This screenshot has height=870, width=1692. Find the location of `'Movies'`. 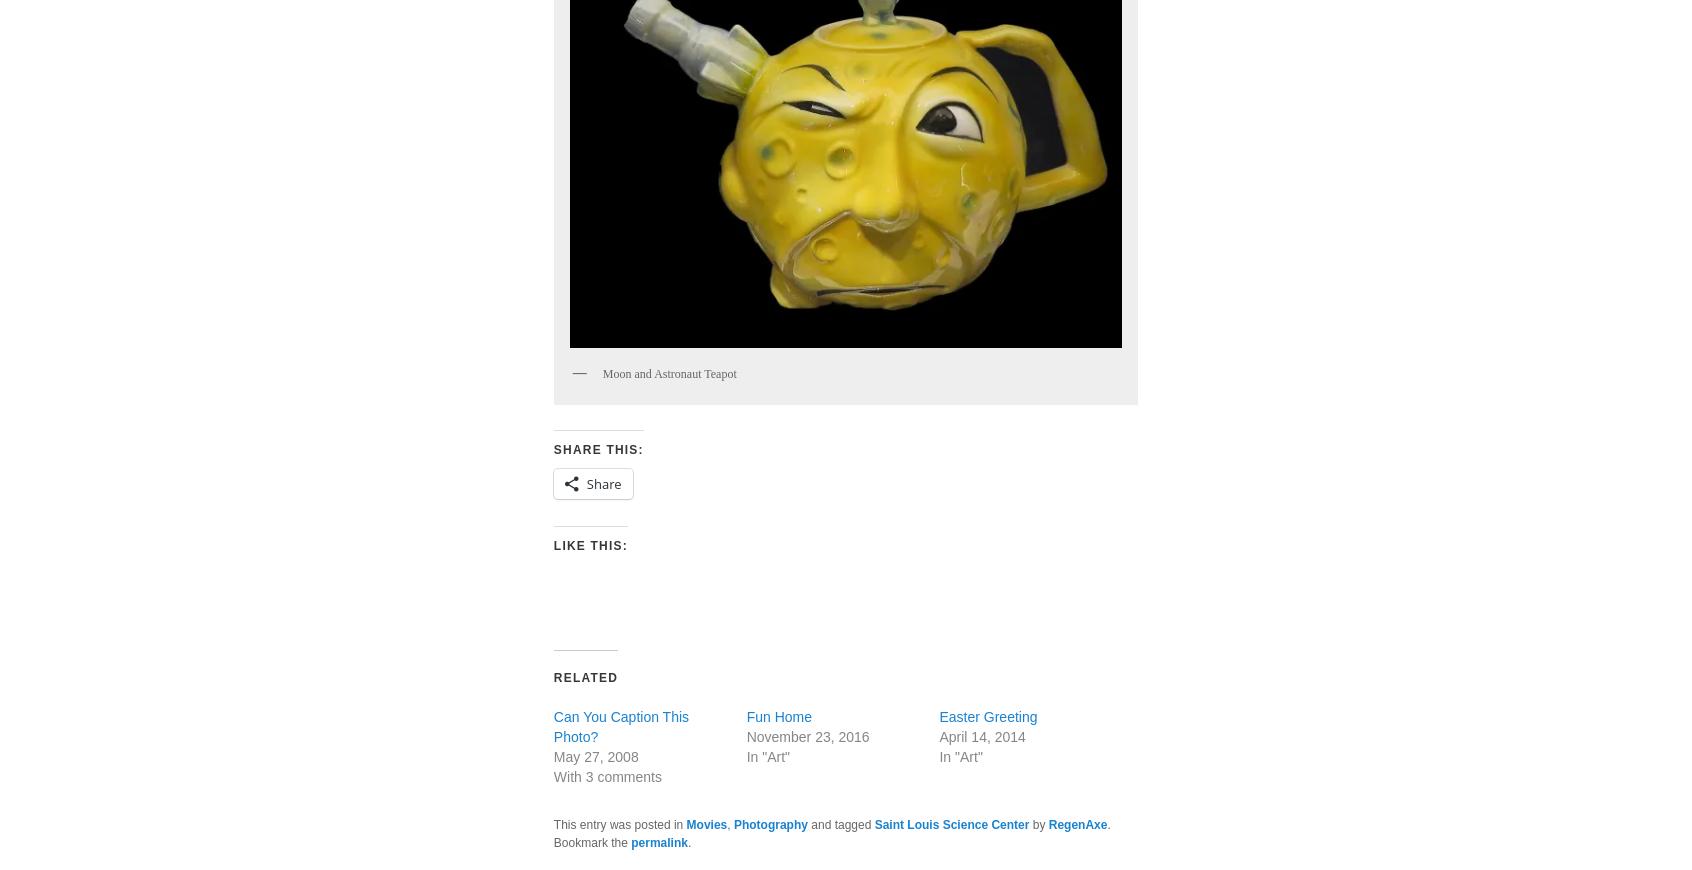

'Movies' is located at coordinates (685, 823).